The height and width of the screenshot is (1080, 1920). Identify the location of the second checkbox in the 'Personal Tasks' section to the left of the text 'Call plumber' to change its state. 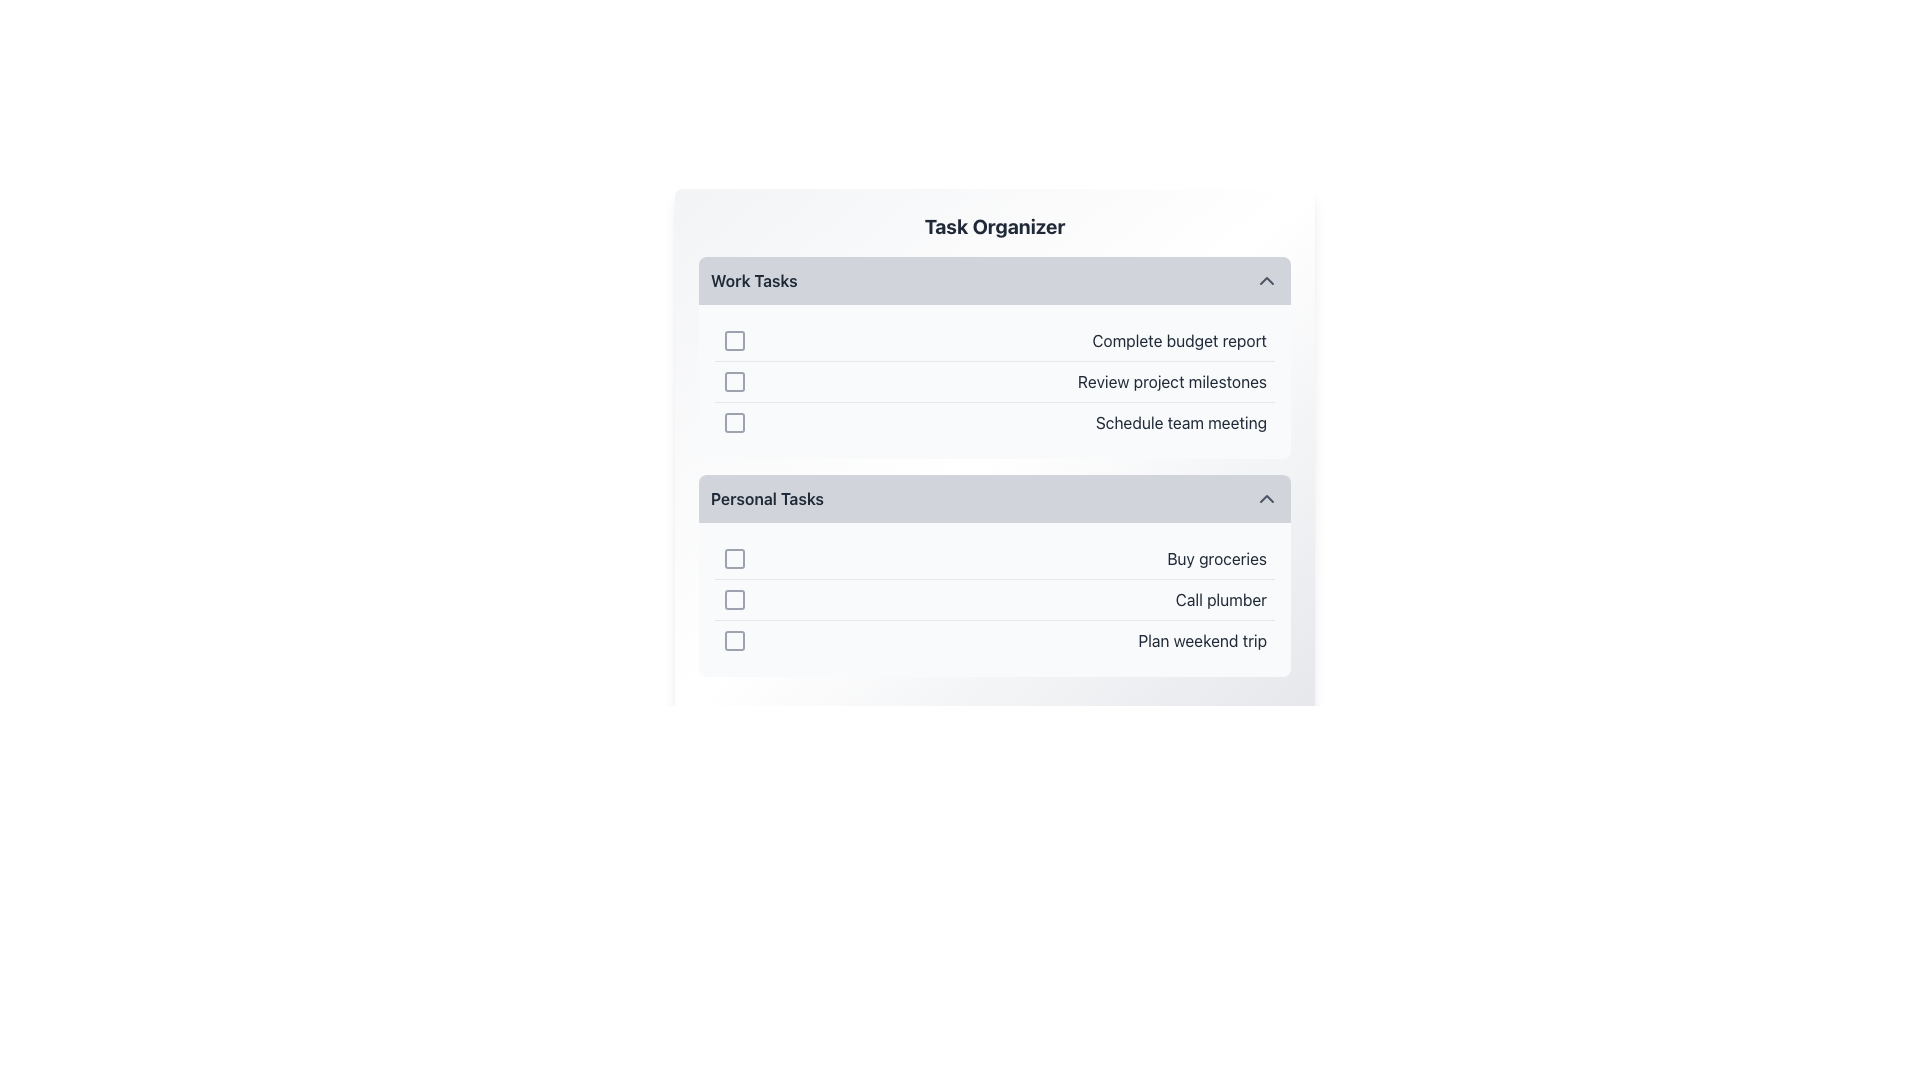
(733, 599).